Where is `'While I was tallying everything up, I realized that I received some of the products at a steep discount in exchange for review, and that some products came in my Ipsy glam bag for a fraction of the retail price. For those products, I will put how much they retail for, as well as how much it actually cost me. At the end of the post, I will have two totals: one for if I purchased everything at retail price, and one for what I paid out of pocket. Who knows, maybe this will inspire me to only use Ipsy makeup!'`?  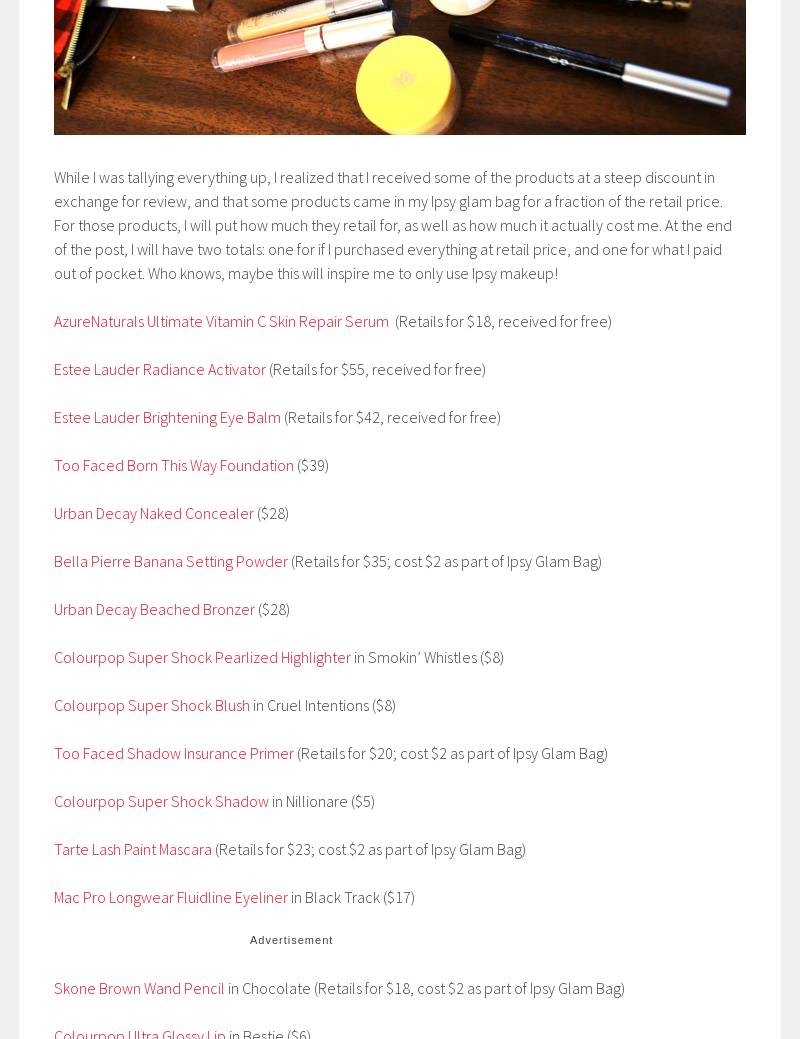 'While I was tallying everything up, I realized that I received some of the products at a steep discount in exchange for review, and that some products came in my Ipsy glam bag for a fraction of the retail price. For those products, I will put how much they retail for, as well as how much it actually cost me. At the end of the post, I will have two totals: one for if I purchased everything at retail price, and one for what I paid out of pocket. Who knows, maybe this will inspire me to only use Ipsy makeup!' is located at coordinates (392, 224).